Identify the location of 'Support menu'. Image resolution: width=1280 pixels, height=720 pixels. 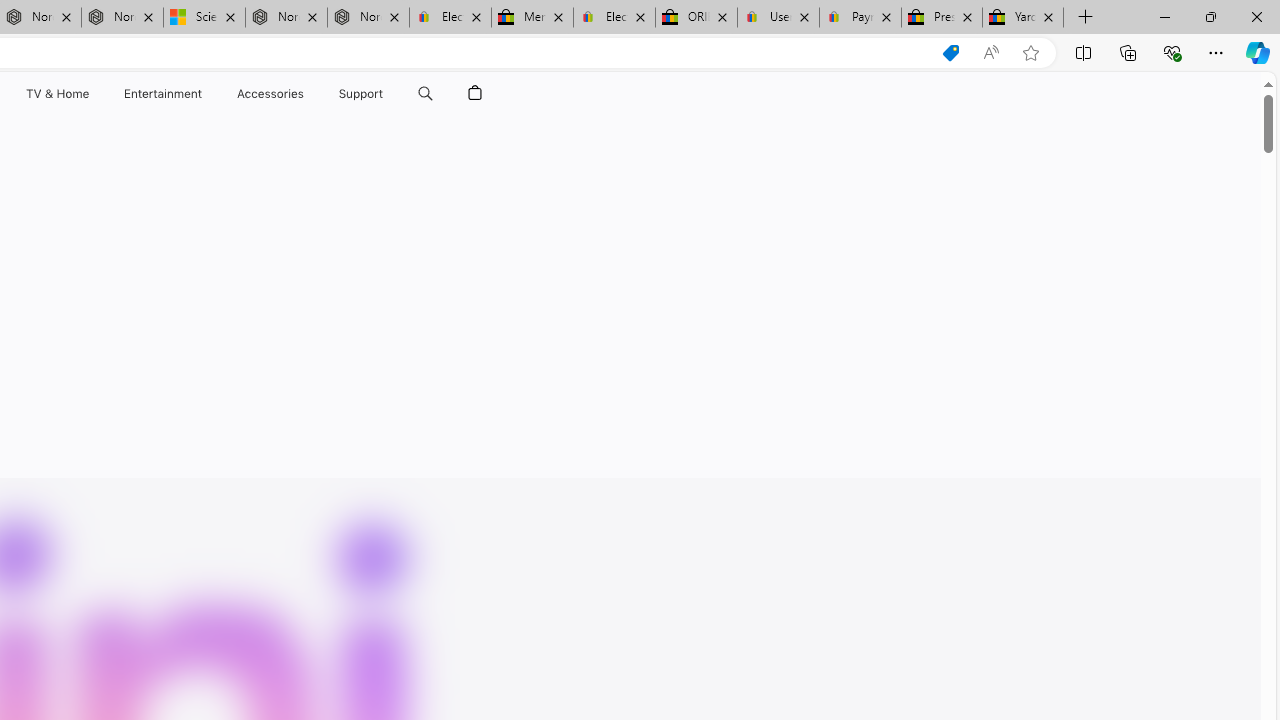
(387, 93).